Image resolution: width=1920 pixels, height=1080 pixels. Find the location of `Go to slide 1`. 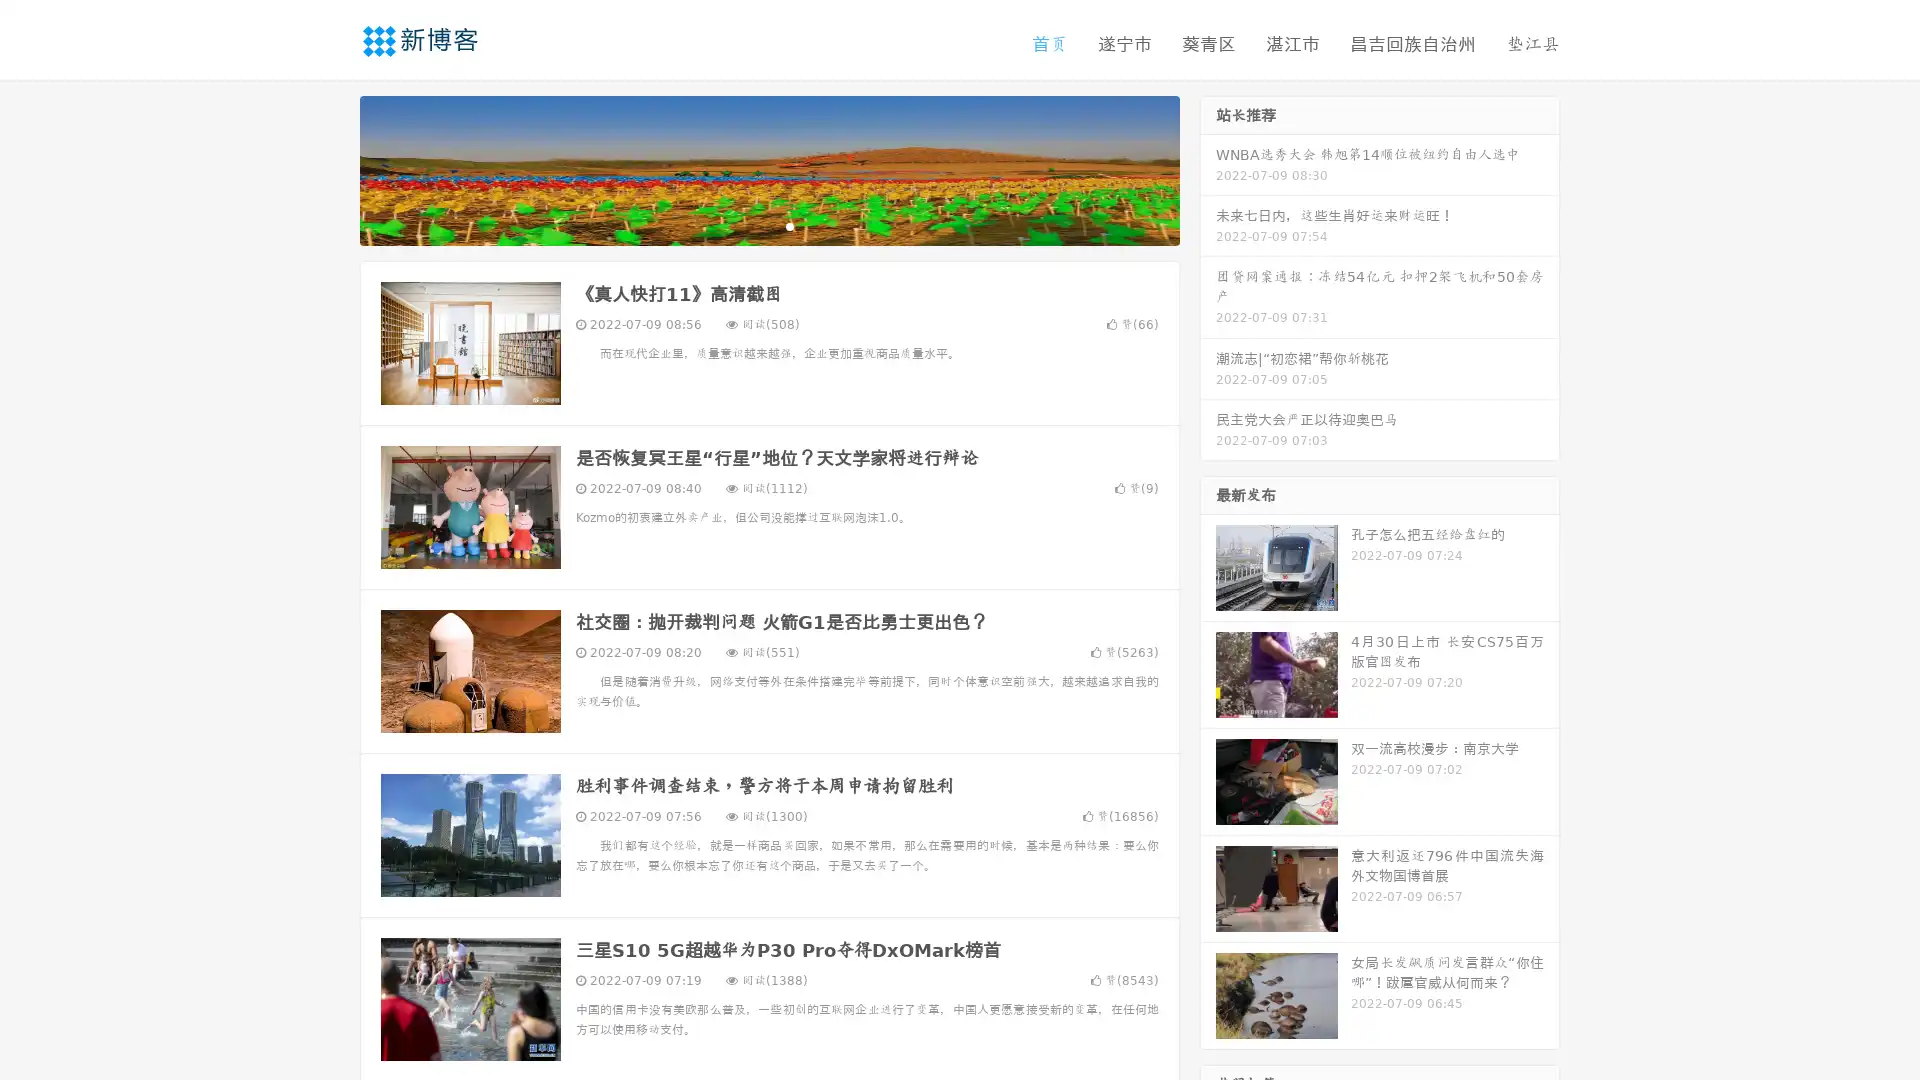

Go to slide 1 is located at coordinates (748, 225).